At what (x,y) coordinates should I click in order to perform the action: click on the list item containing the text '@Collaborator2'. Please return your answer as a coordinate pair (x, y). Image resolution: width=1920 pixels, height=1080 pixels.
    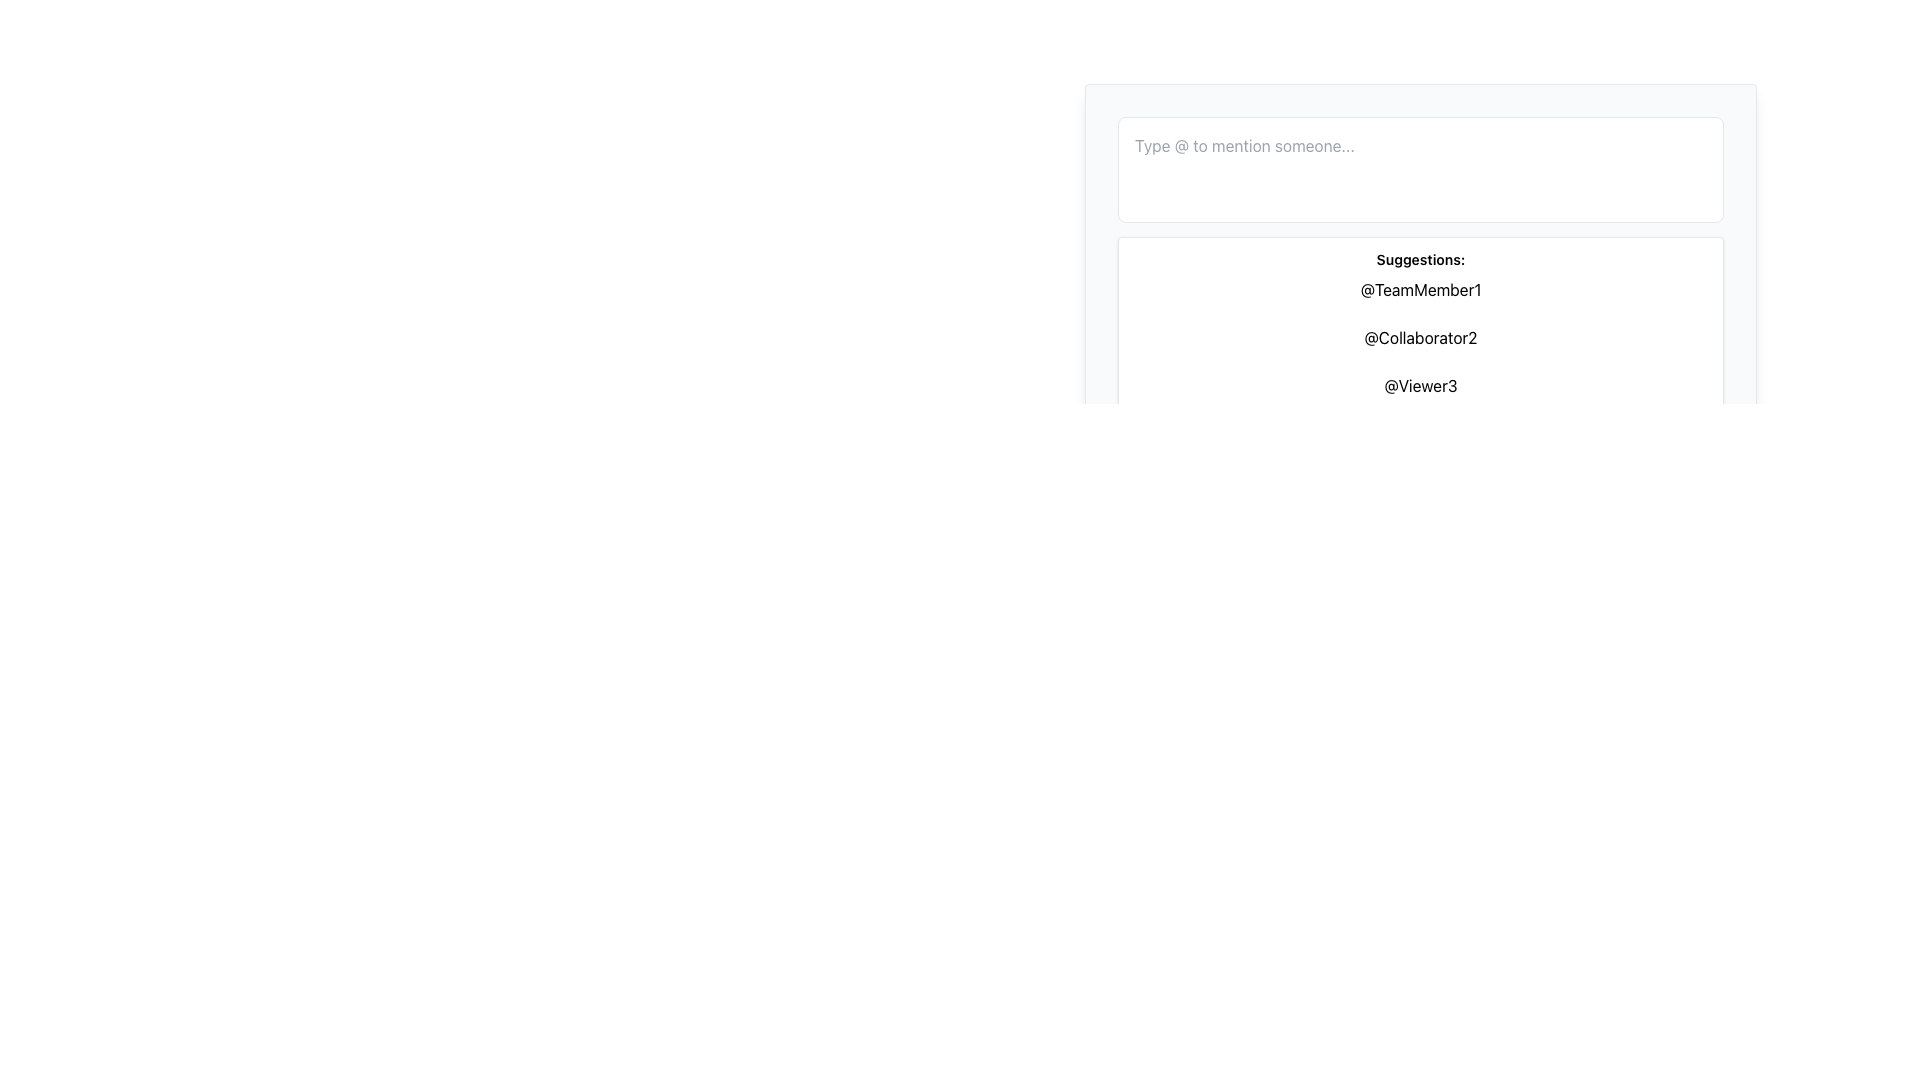
    Looking at the image, I should click on (1419, 337).